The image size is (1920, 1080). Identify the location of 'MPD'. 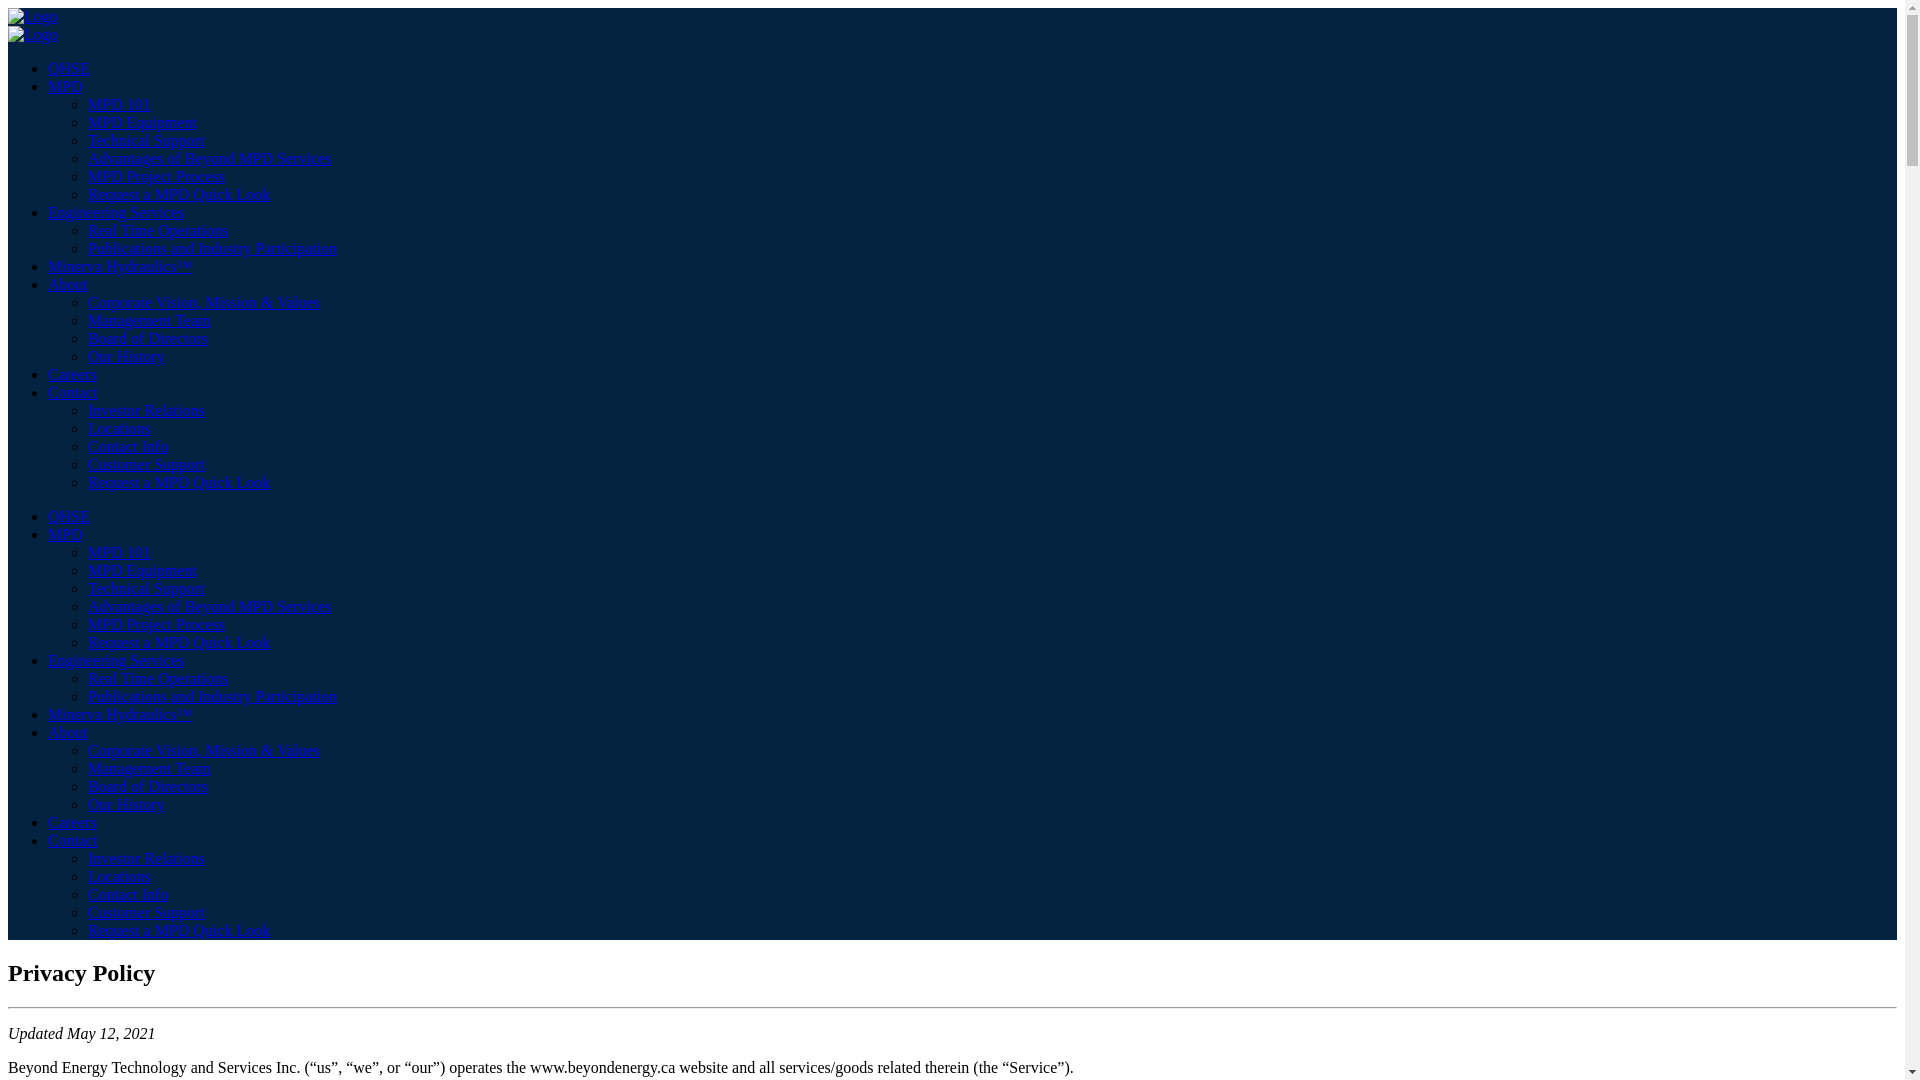
(65, 533).